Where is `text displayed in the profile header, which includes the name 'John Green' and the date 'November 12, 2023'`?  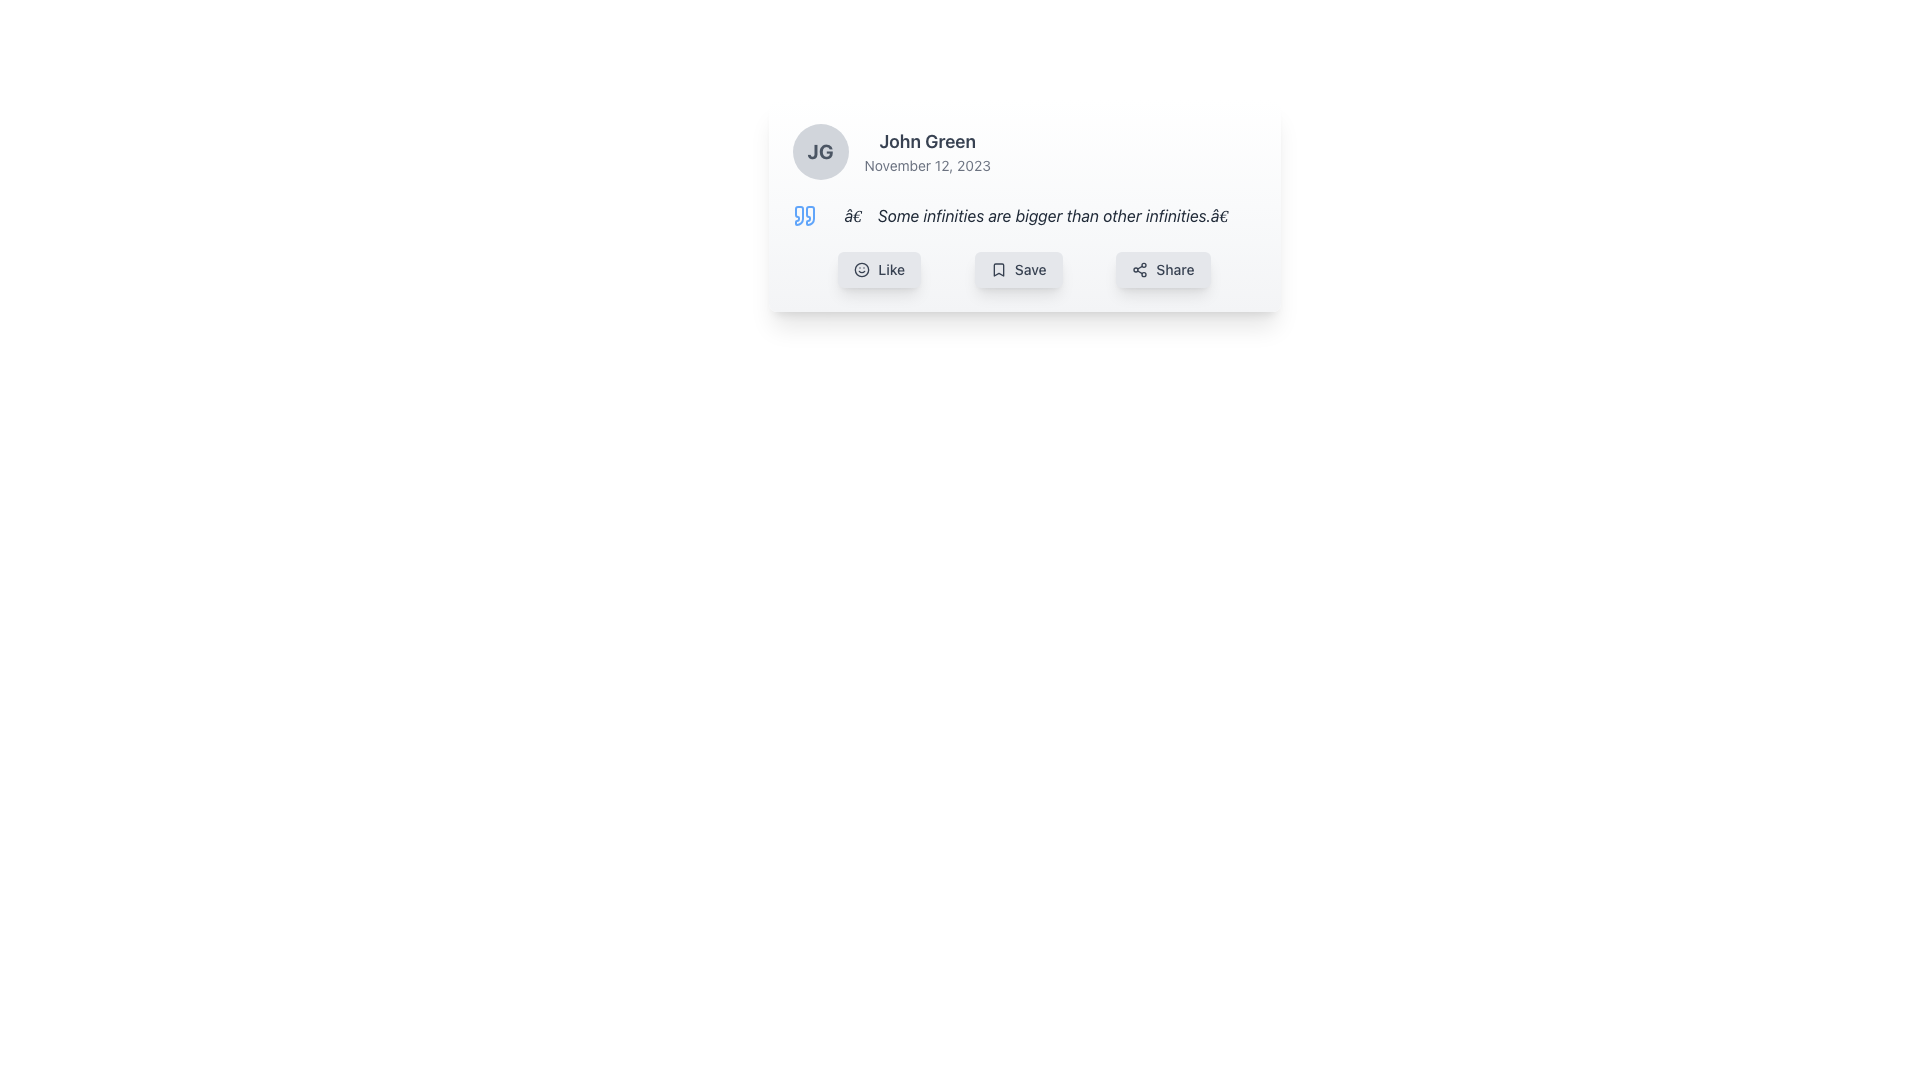
text displayed in the profile header, which includes the name 'John Green' and the date 'November 12, 2023' is located at coordinates (926, 150).